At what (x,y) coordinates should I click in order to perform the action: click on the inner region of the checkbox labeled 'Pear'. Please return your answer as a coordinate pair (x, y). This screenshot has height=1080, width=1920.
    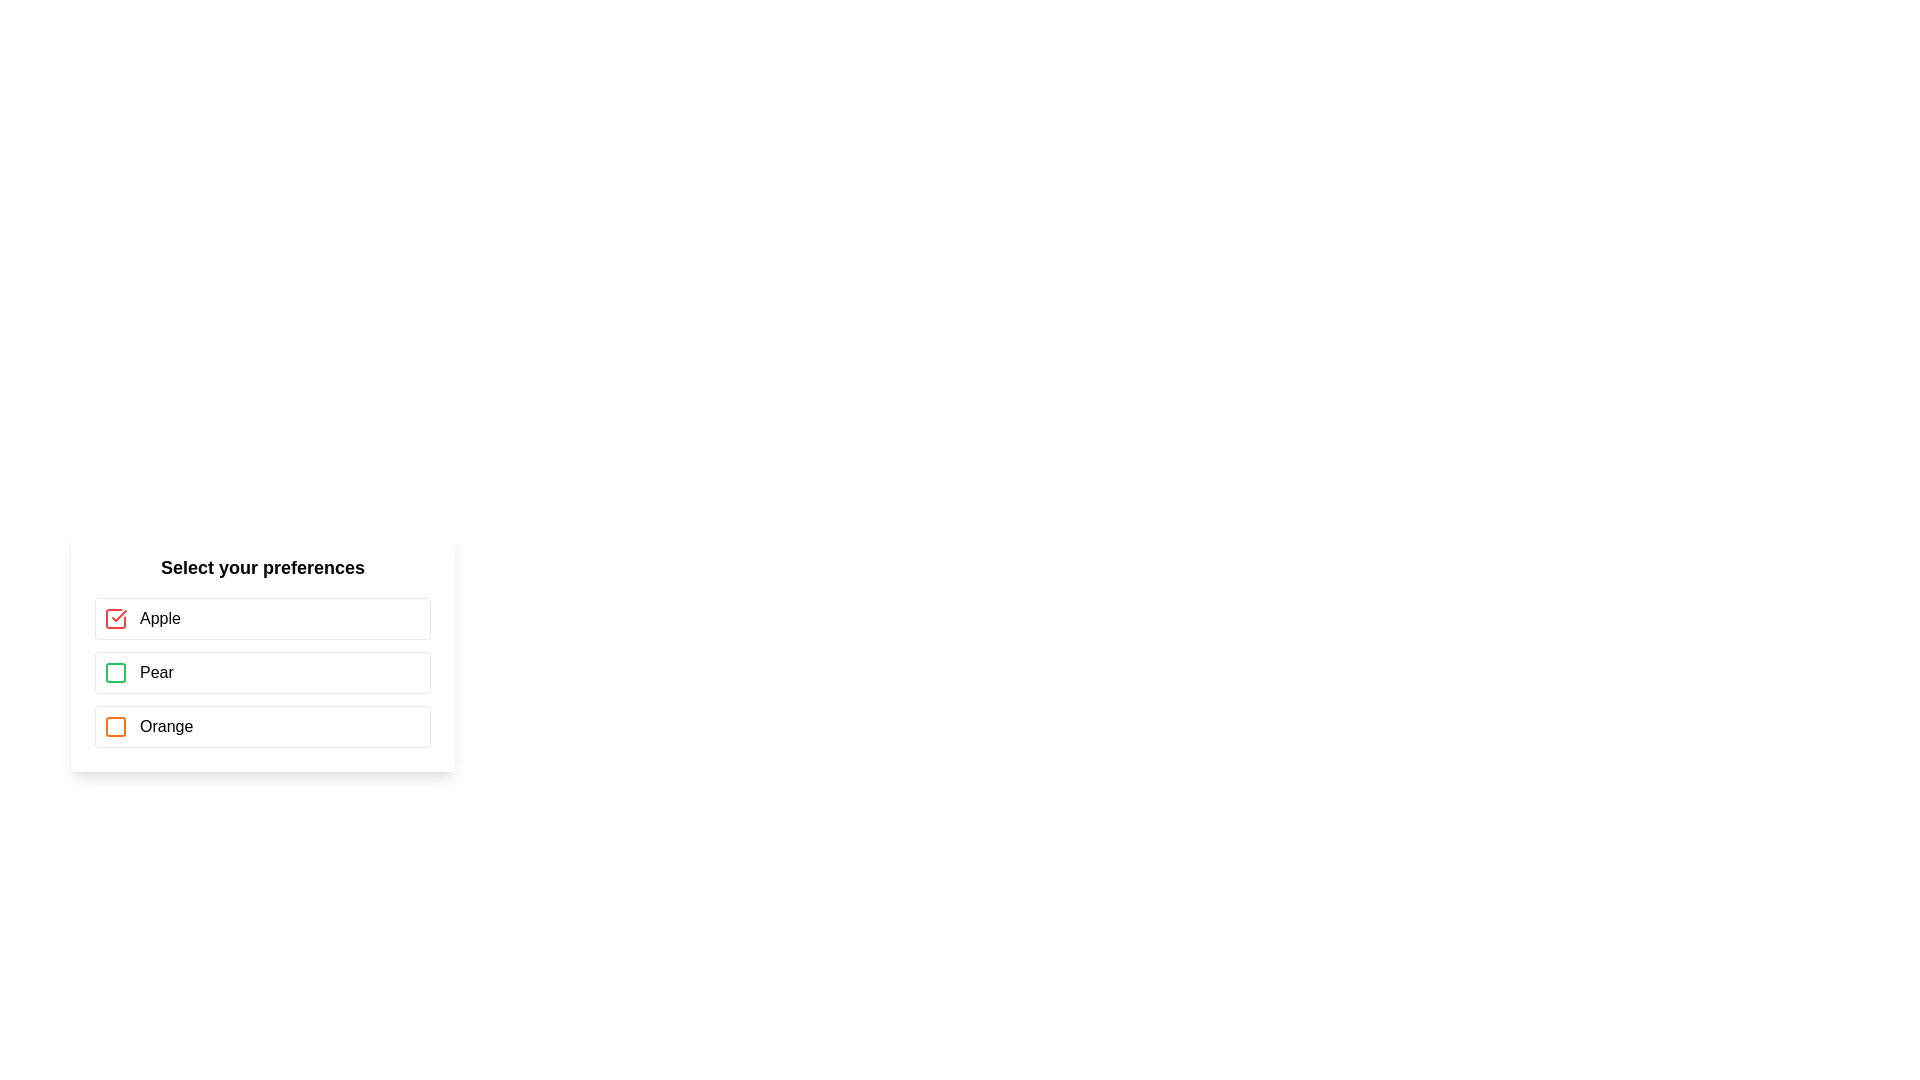
    Looking at the image, I should click on (114, 672).